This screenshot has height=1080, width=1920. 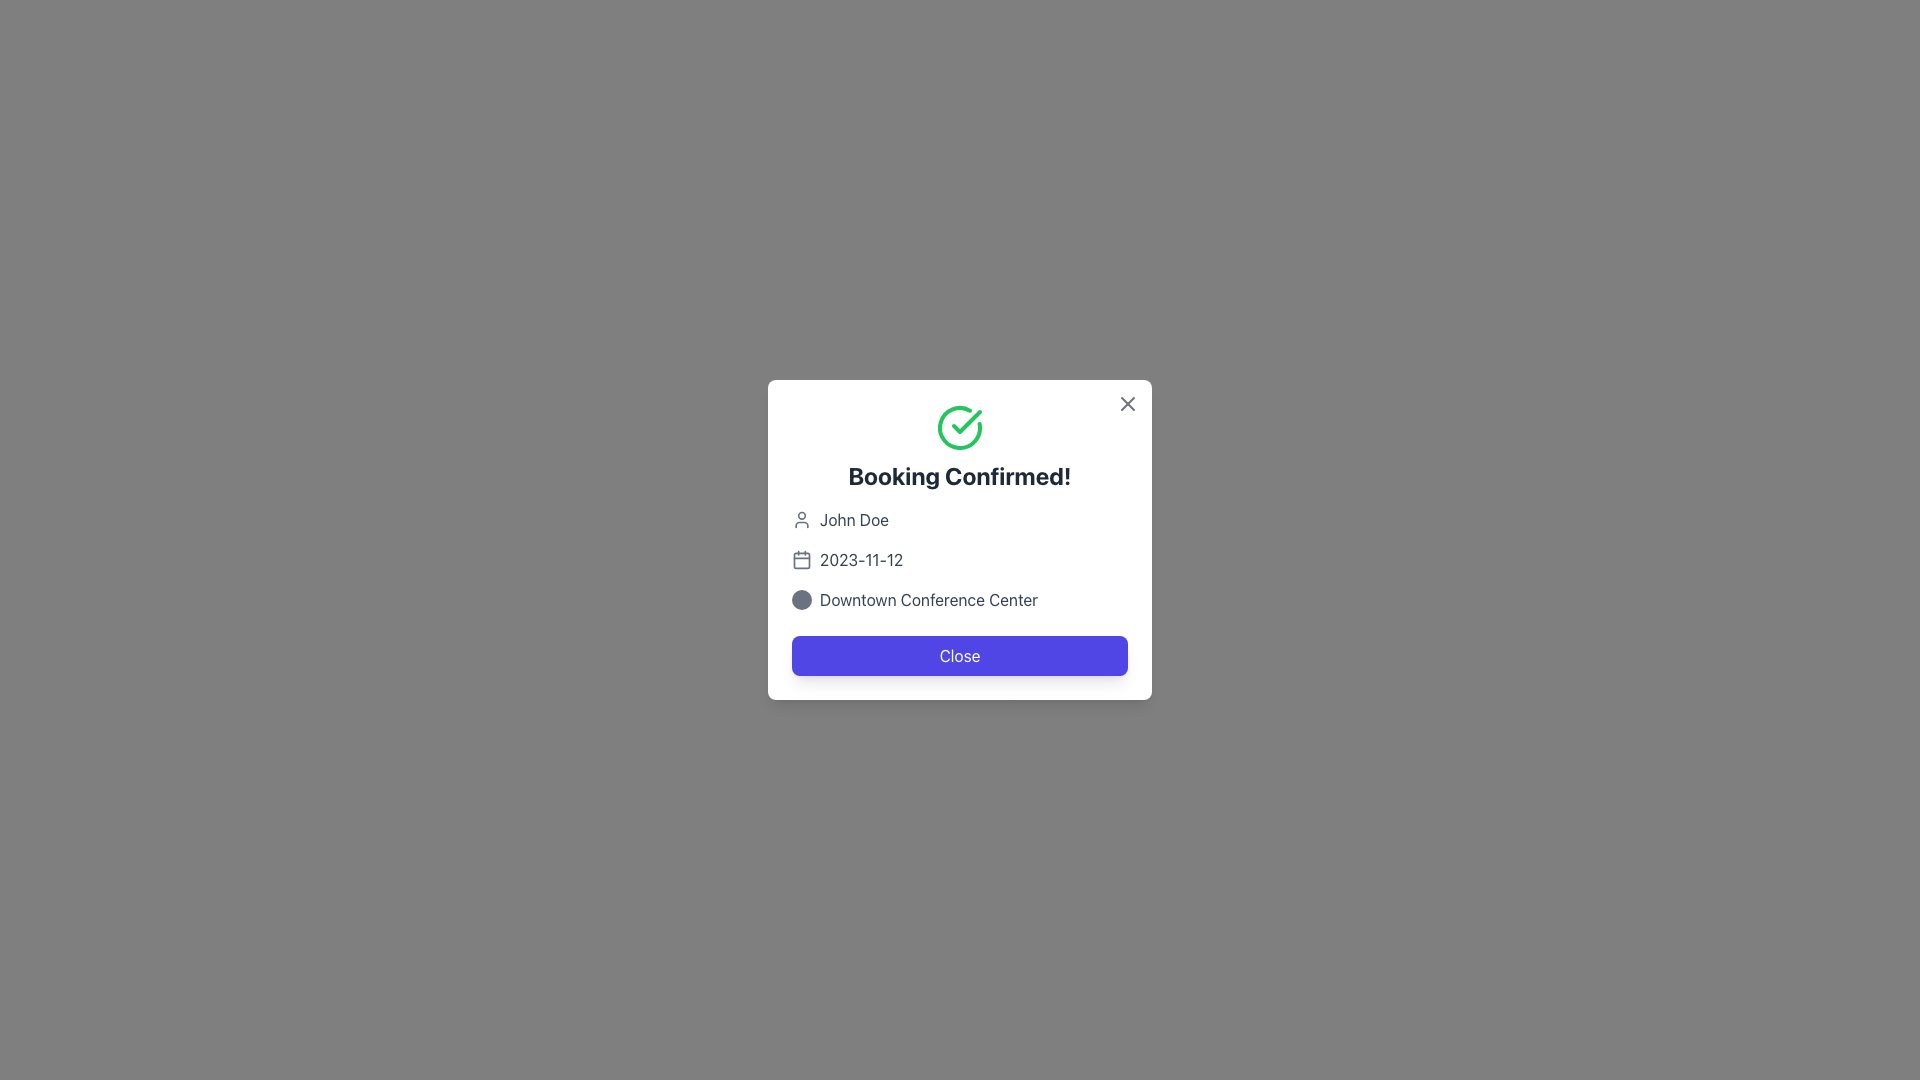 What do you see at coordinates (801, 559) in the screenshot?
I see `calendar icon located directly to the left of the date text '2023-11-12' for information` at bounding box center [801, 559].